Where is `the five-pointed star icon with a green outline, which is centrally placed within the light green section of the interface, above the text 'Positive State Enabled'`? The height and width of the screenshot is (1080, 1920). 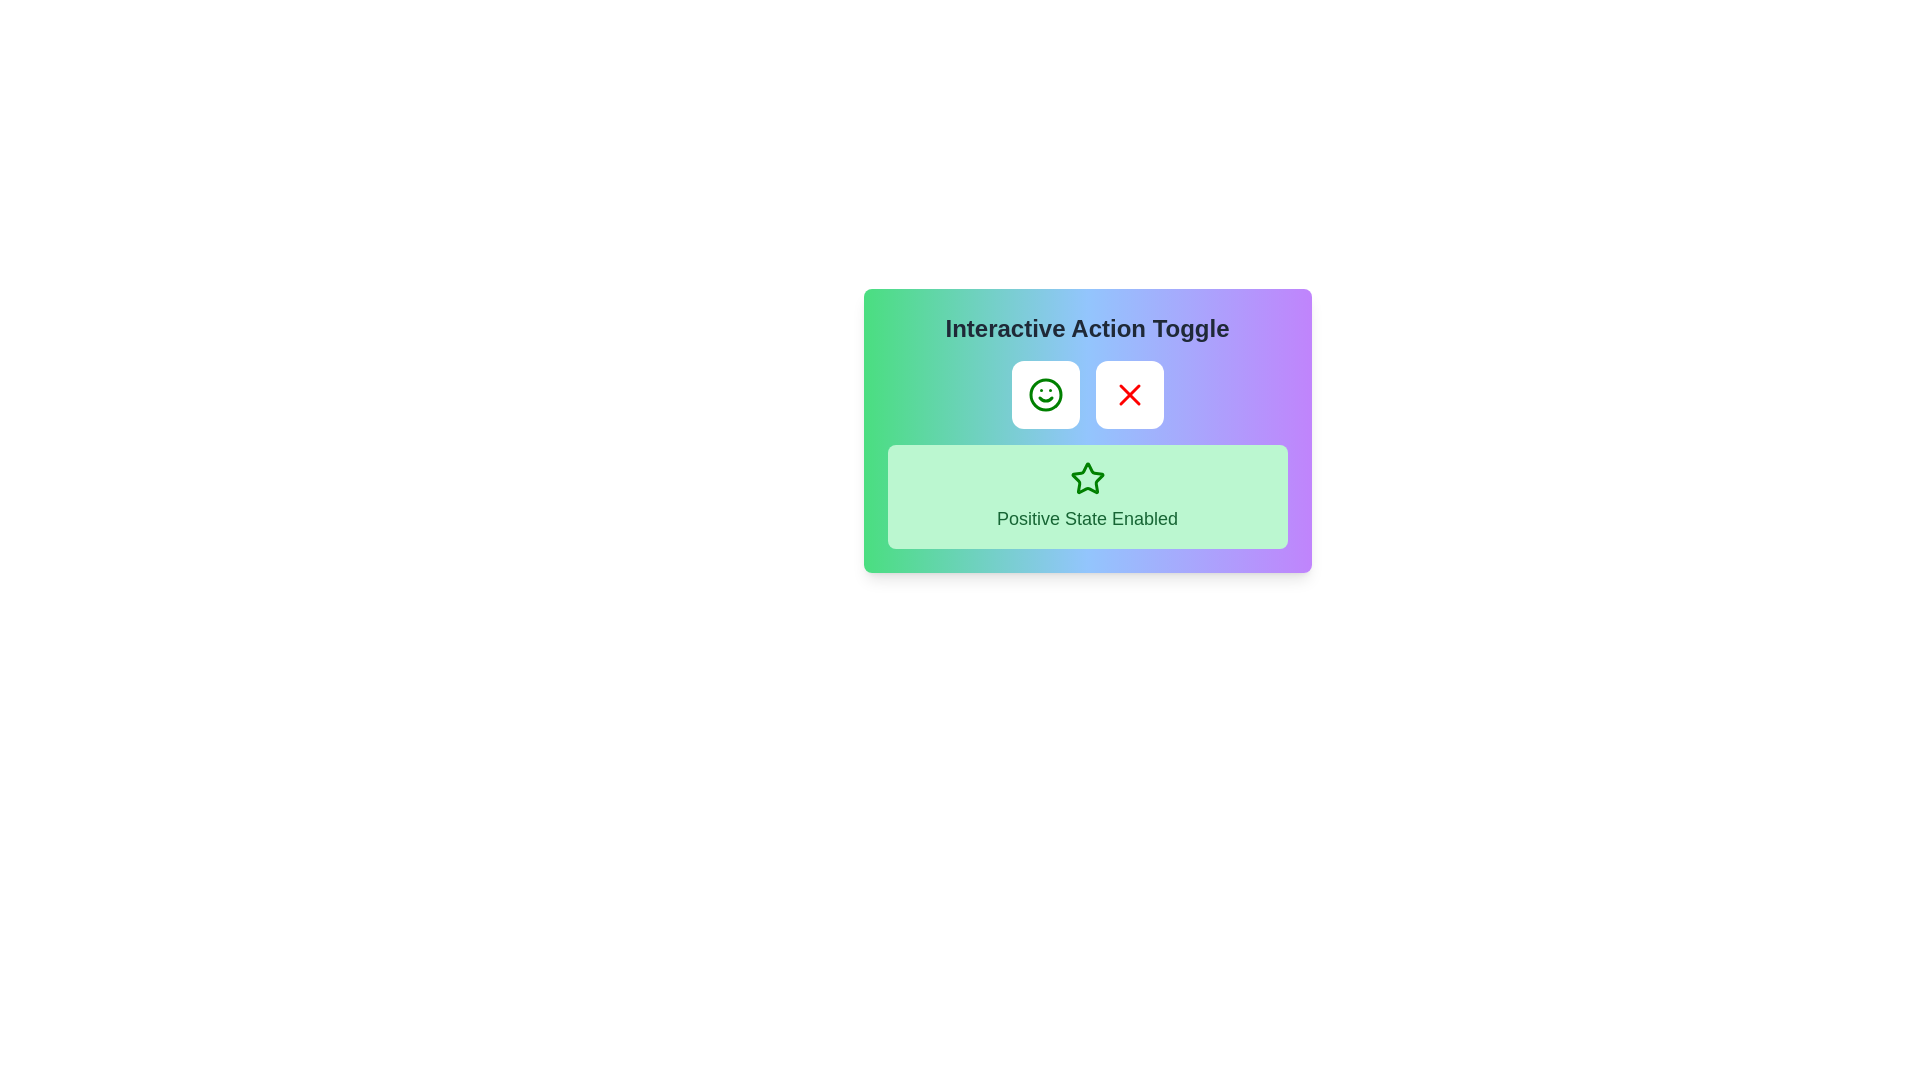
the five-pointed star icon with a green outline, which is centrally placed within the light green section of the interface, above the text 'Positive State Enabled' is located at coordinates (1086, 478).